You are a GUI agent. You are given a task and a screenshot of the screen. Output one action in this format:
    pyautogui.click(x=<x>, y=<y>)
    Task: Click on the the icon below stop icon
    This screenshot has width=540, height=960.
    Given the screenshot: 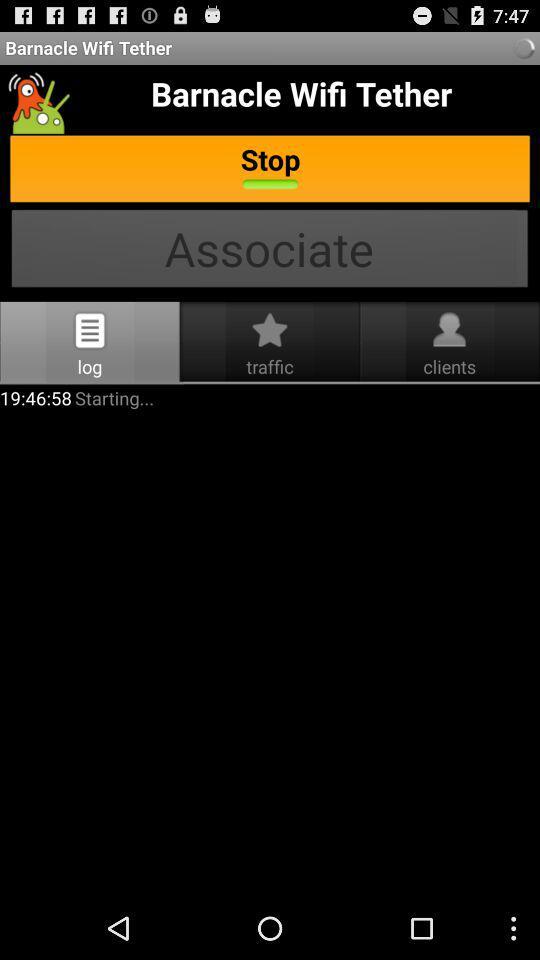 What is the action you would take?
    pyautogui.click(x=270, y=250)
    